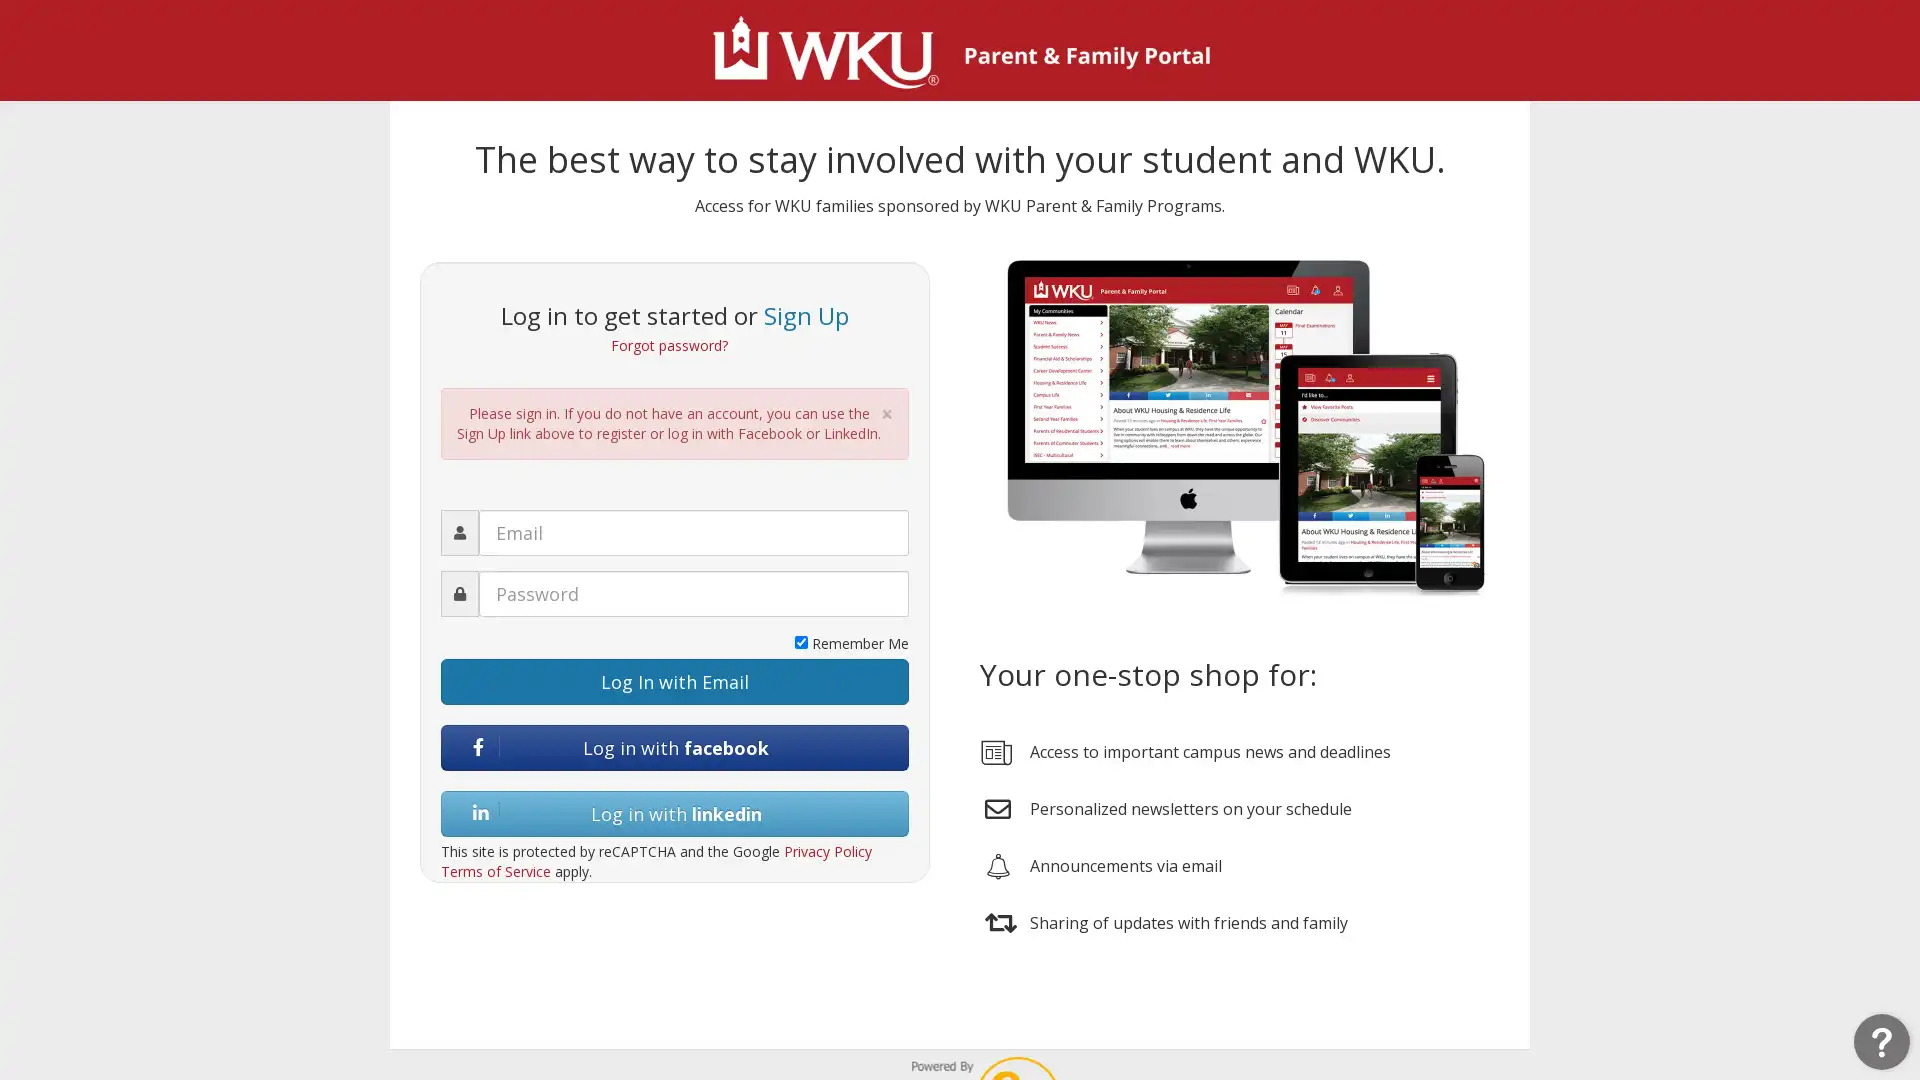 The height and width of the screenshot is (1080, 1920). What do you see at coordinates (675, 747) in the screenshot?
I see `Log in with facebook` at bounding box center [675, 747].